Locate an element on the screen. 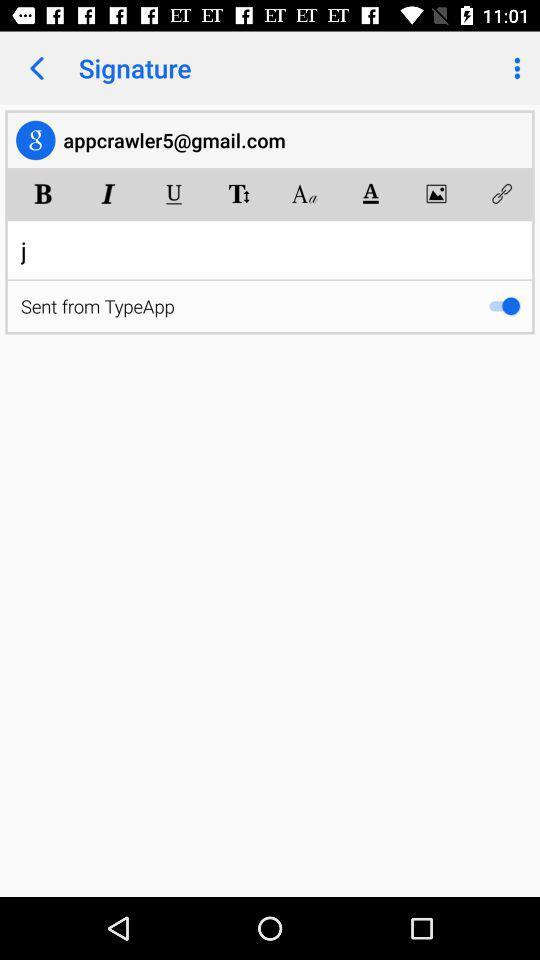  app next to signature is located at coordinates (513, 68).